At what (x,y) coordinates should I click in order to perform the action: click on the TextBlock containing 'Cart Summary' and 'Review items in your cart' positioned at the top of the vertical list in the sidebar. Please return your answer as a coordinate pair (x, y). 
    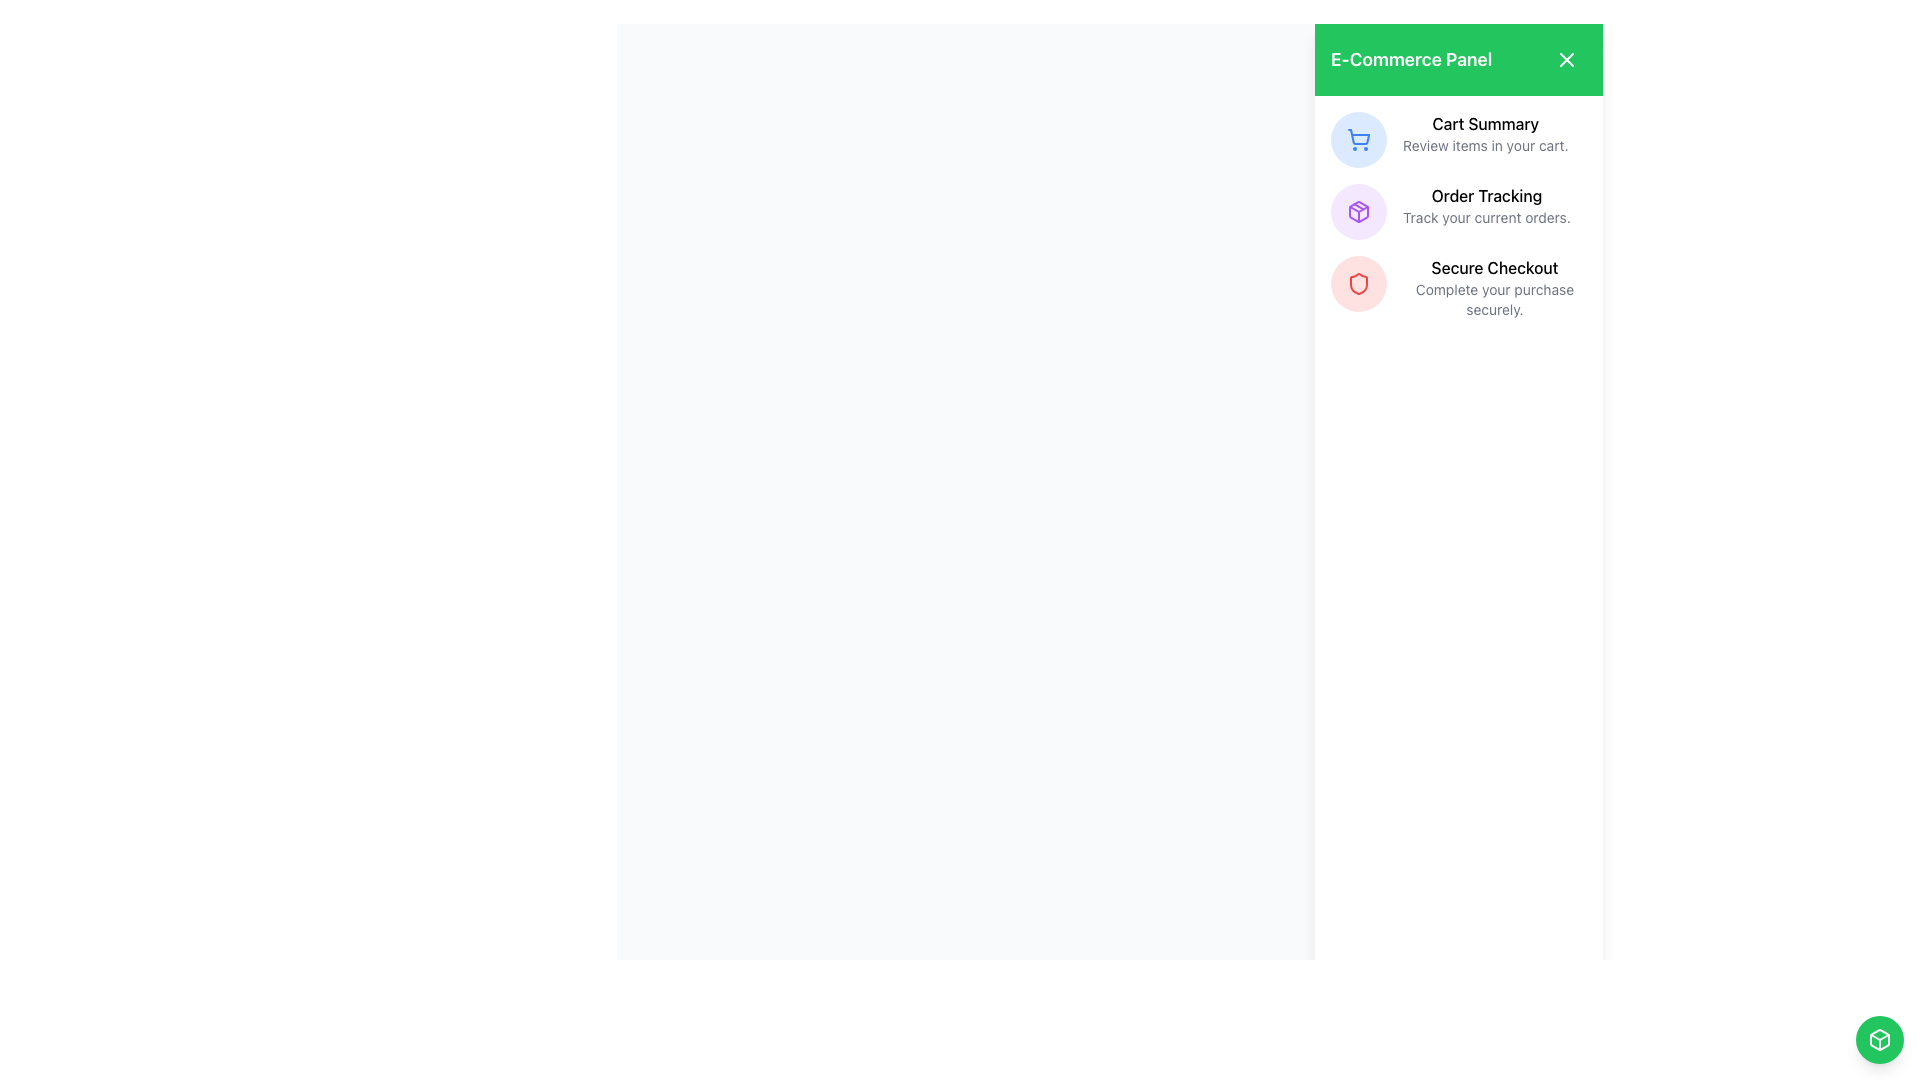
    Looking at the image, I should click on (1485, 134).